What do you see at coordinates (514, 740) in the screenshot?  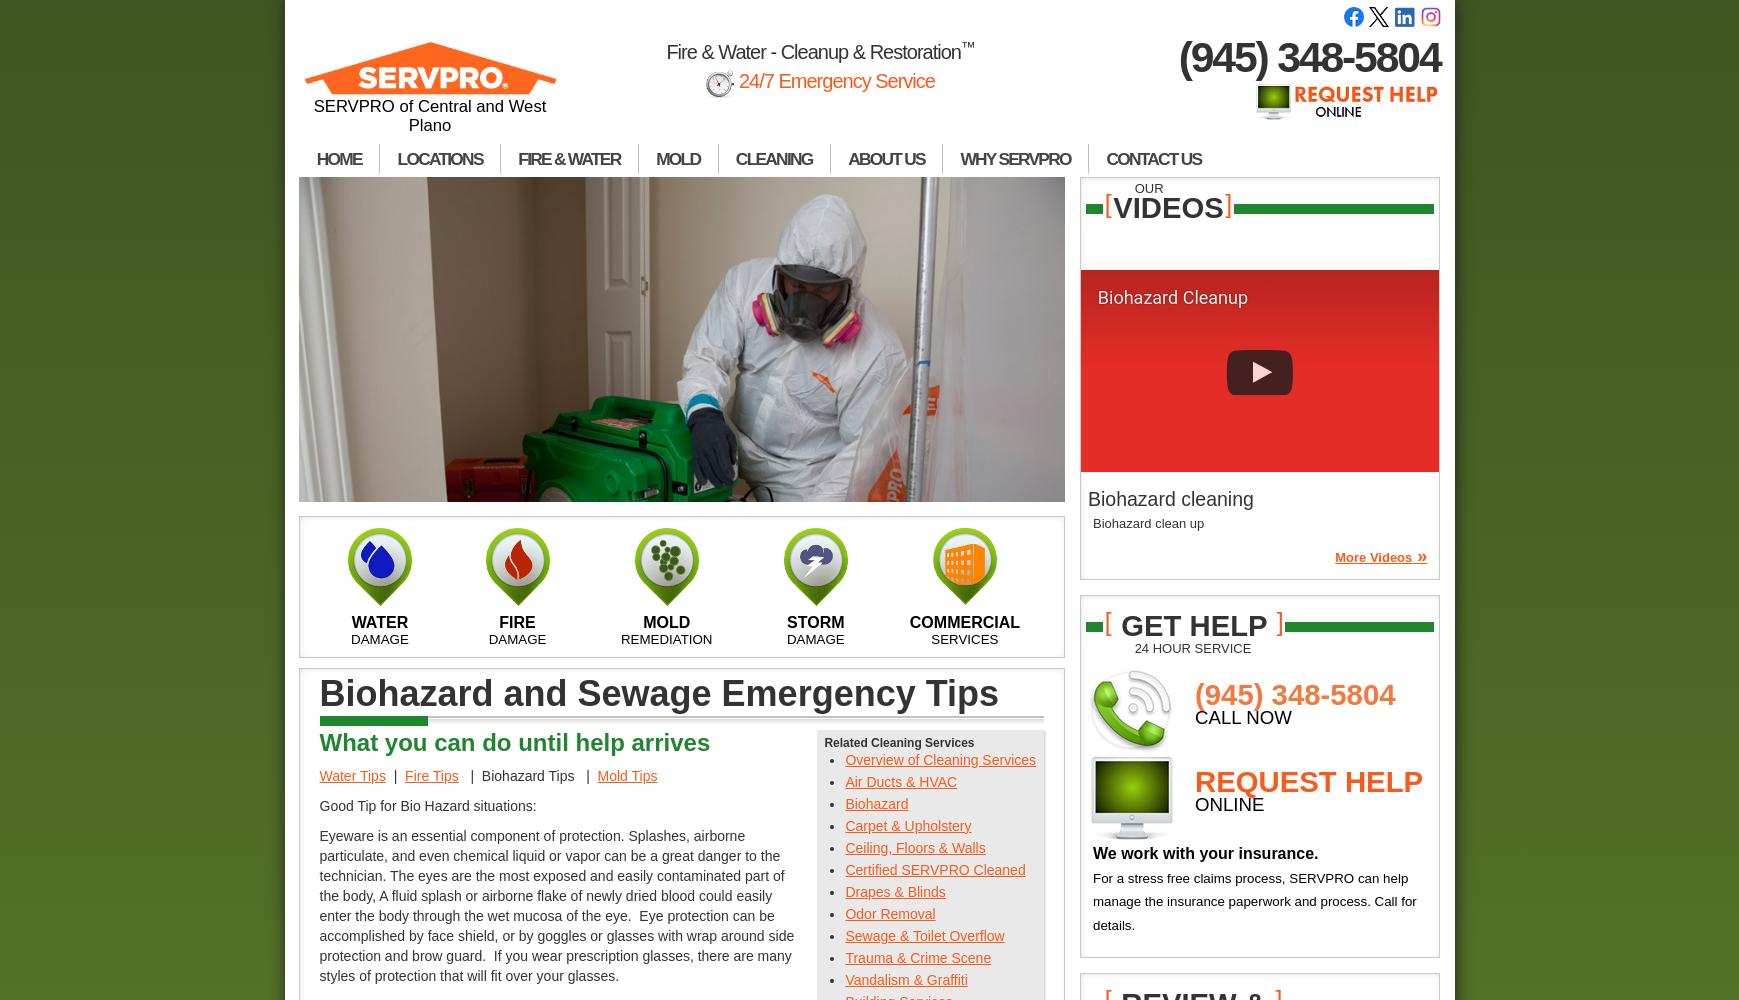 I see `'What you can do until help arrives'` at bounding box center [514, 740].